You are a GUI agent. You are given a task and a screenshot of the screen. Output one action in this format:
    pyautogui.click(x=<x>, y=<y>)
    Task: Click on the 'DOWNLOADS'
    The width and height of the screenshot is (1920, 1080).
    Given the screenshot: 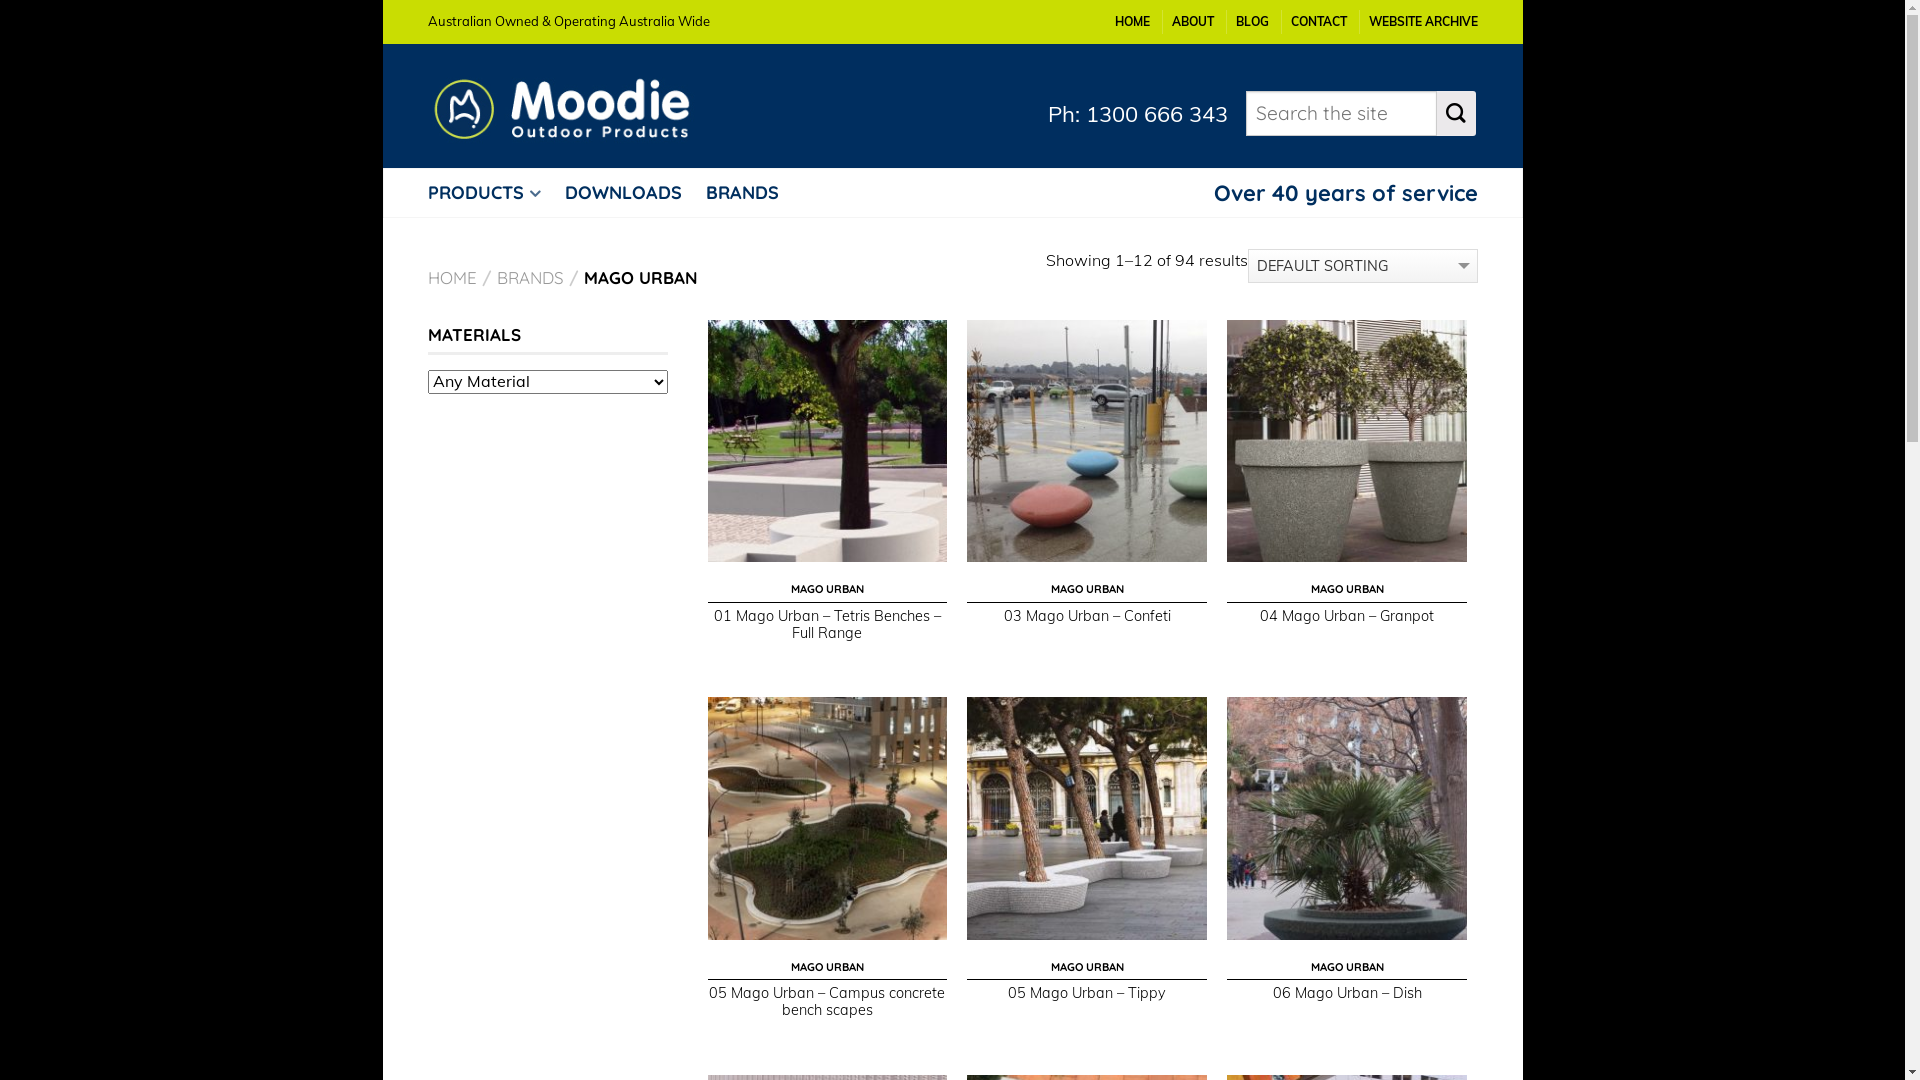 What is the action you would take?
    pyautogui.click(x=631, y=192)
    